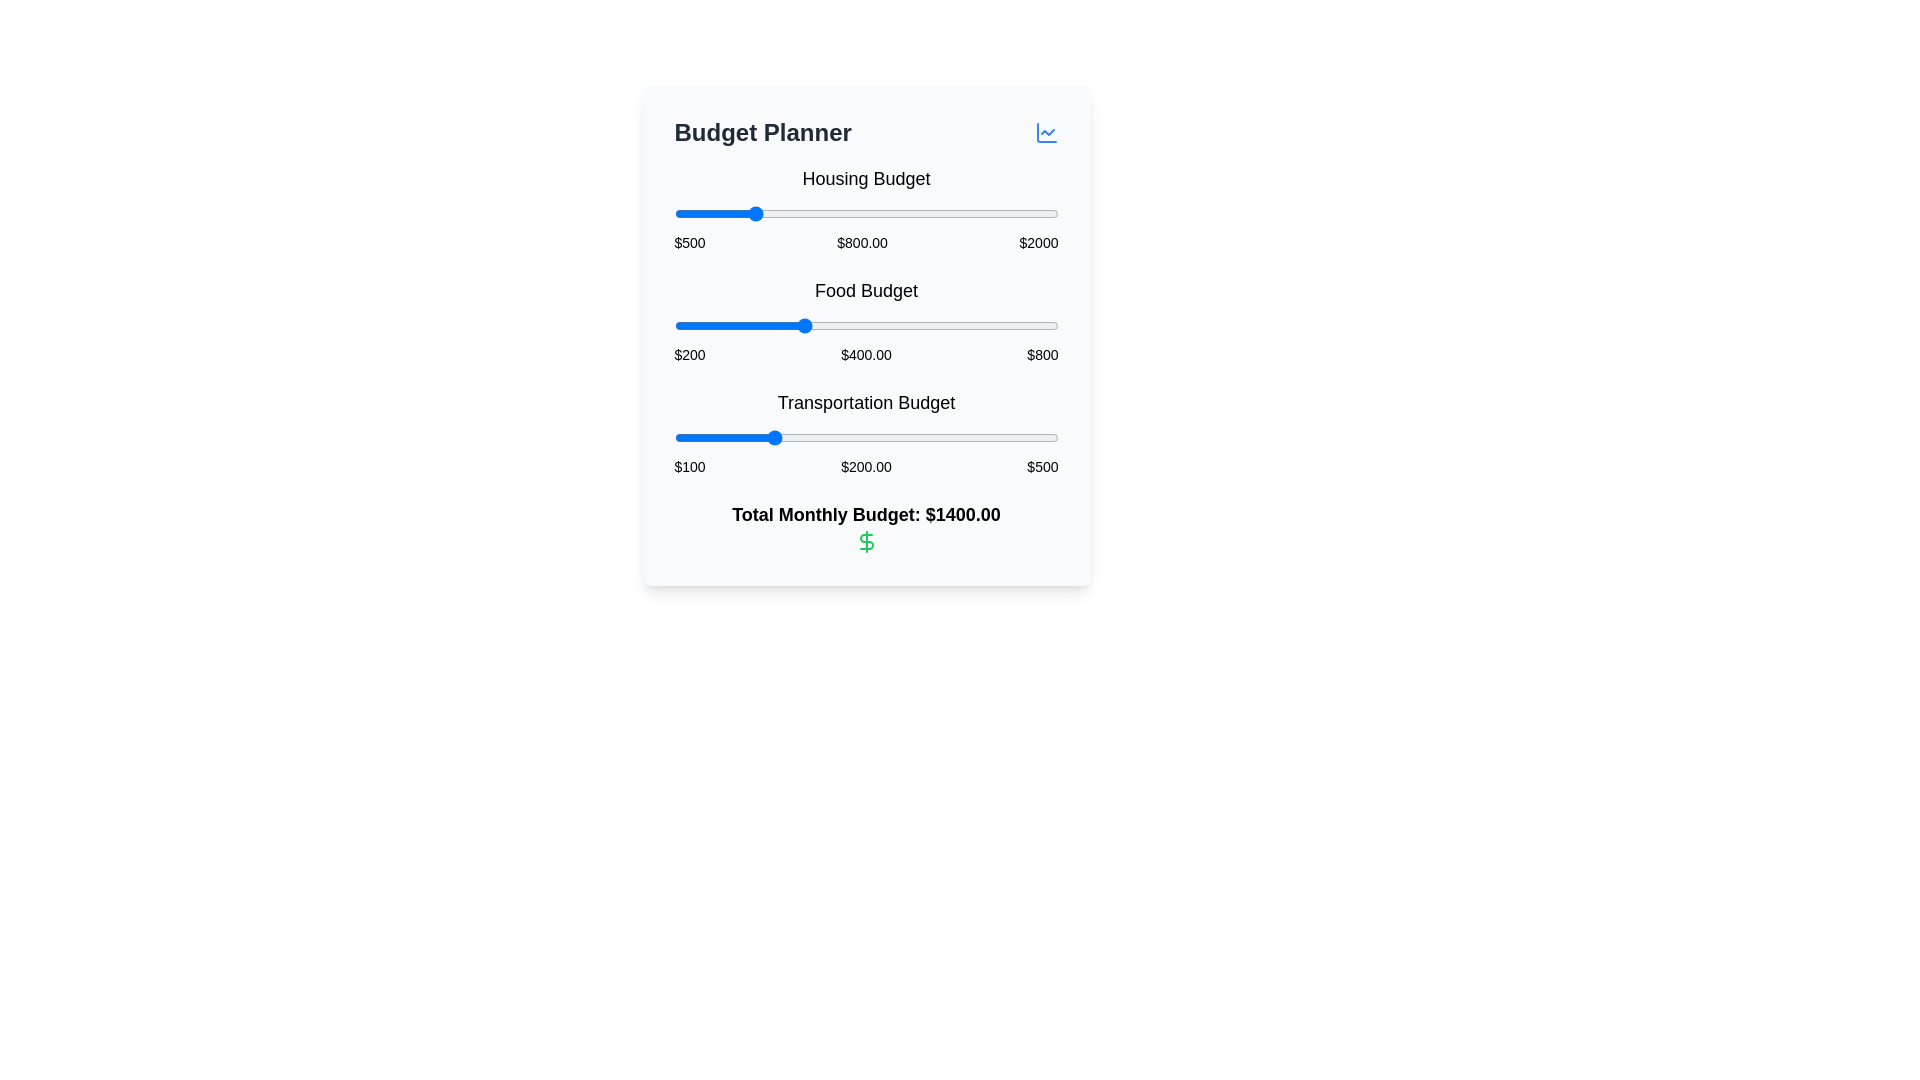 The width and height of the screenshot is (1920, 1080). I want to click on the transportation budget, so click(942, 437).